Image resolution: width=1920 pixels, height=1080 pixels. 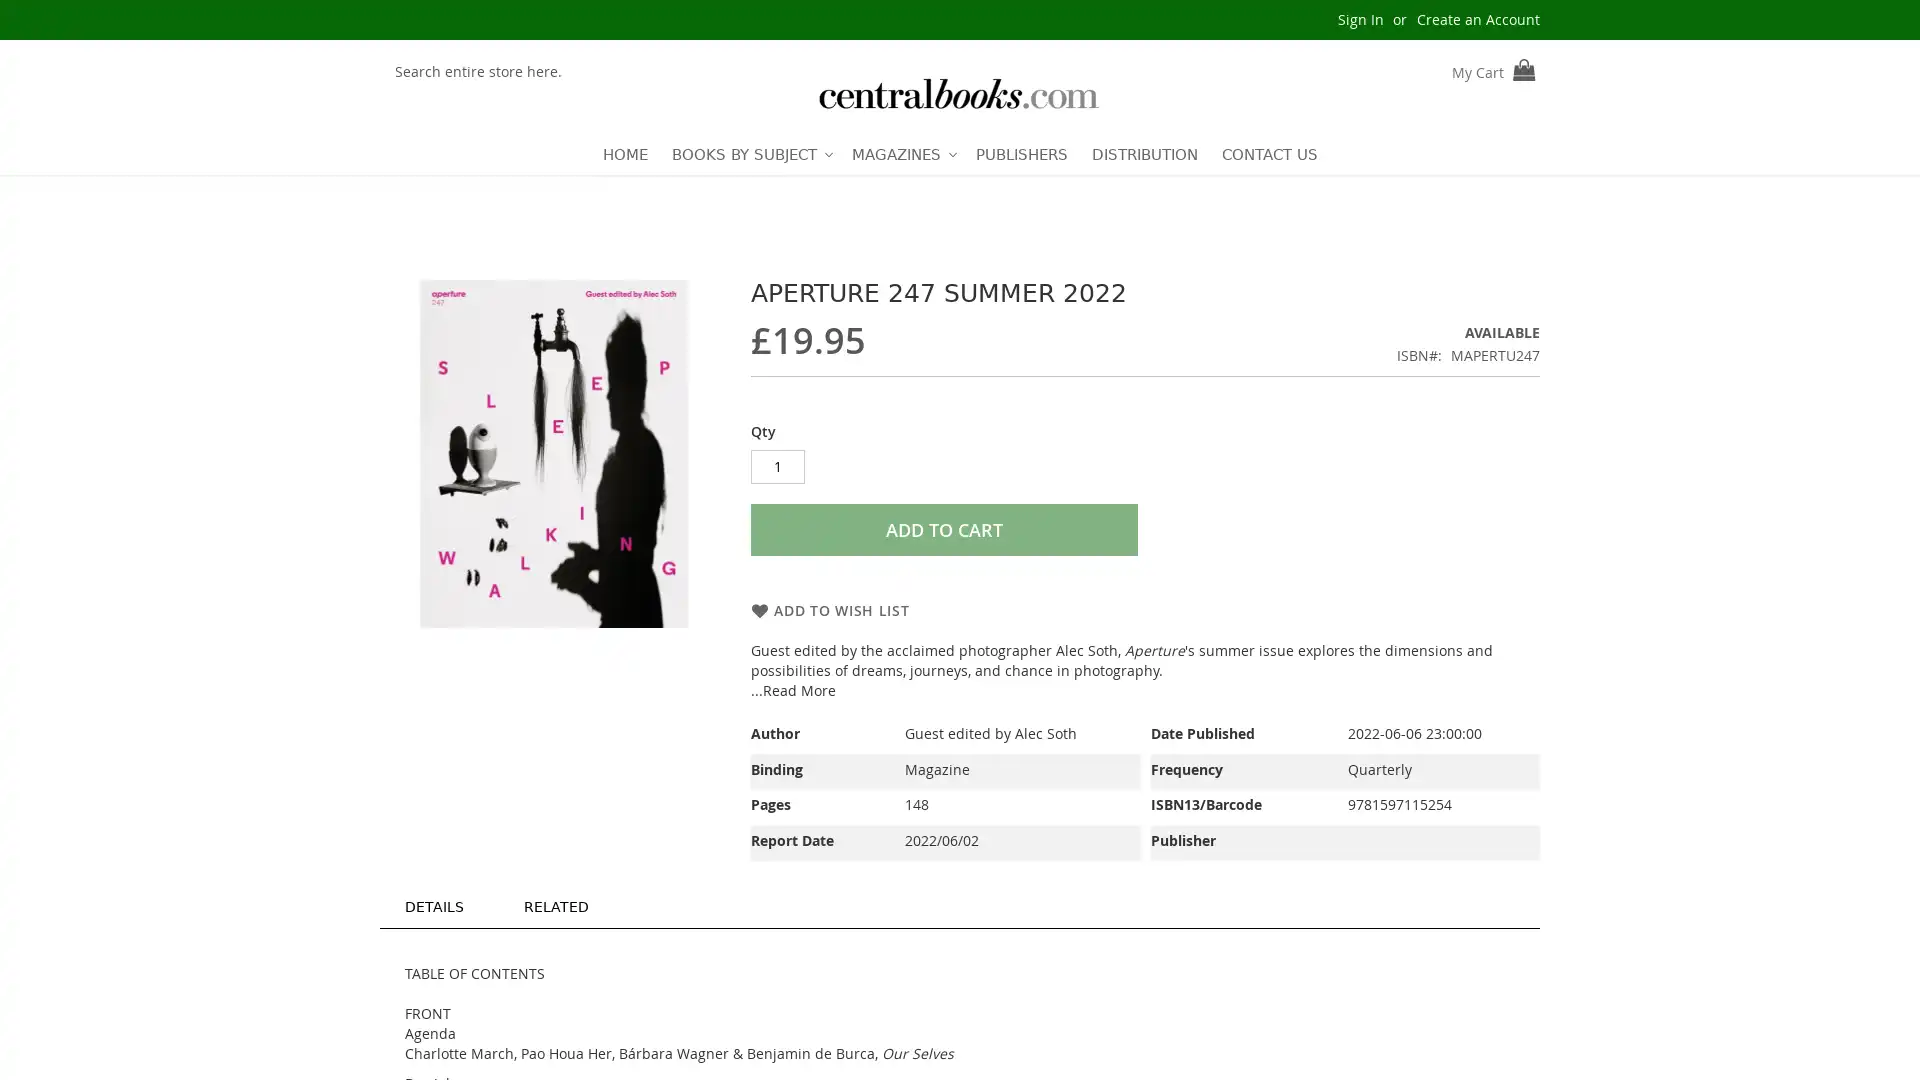 What do you see at coordinates (394, 684) in the screenshot?
I see `Previous` at bounding box center [394, 684].